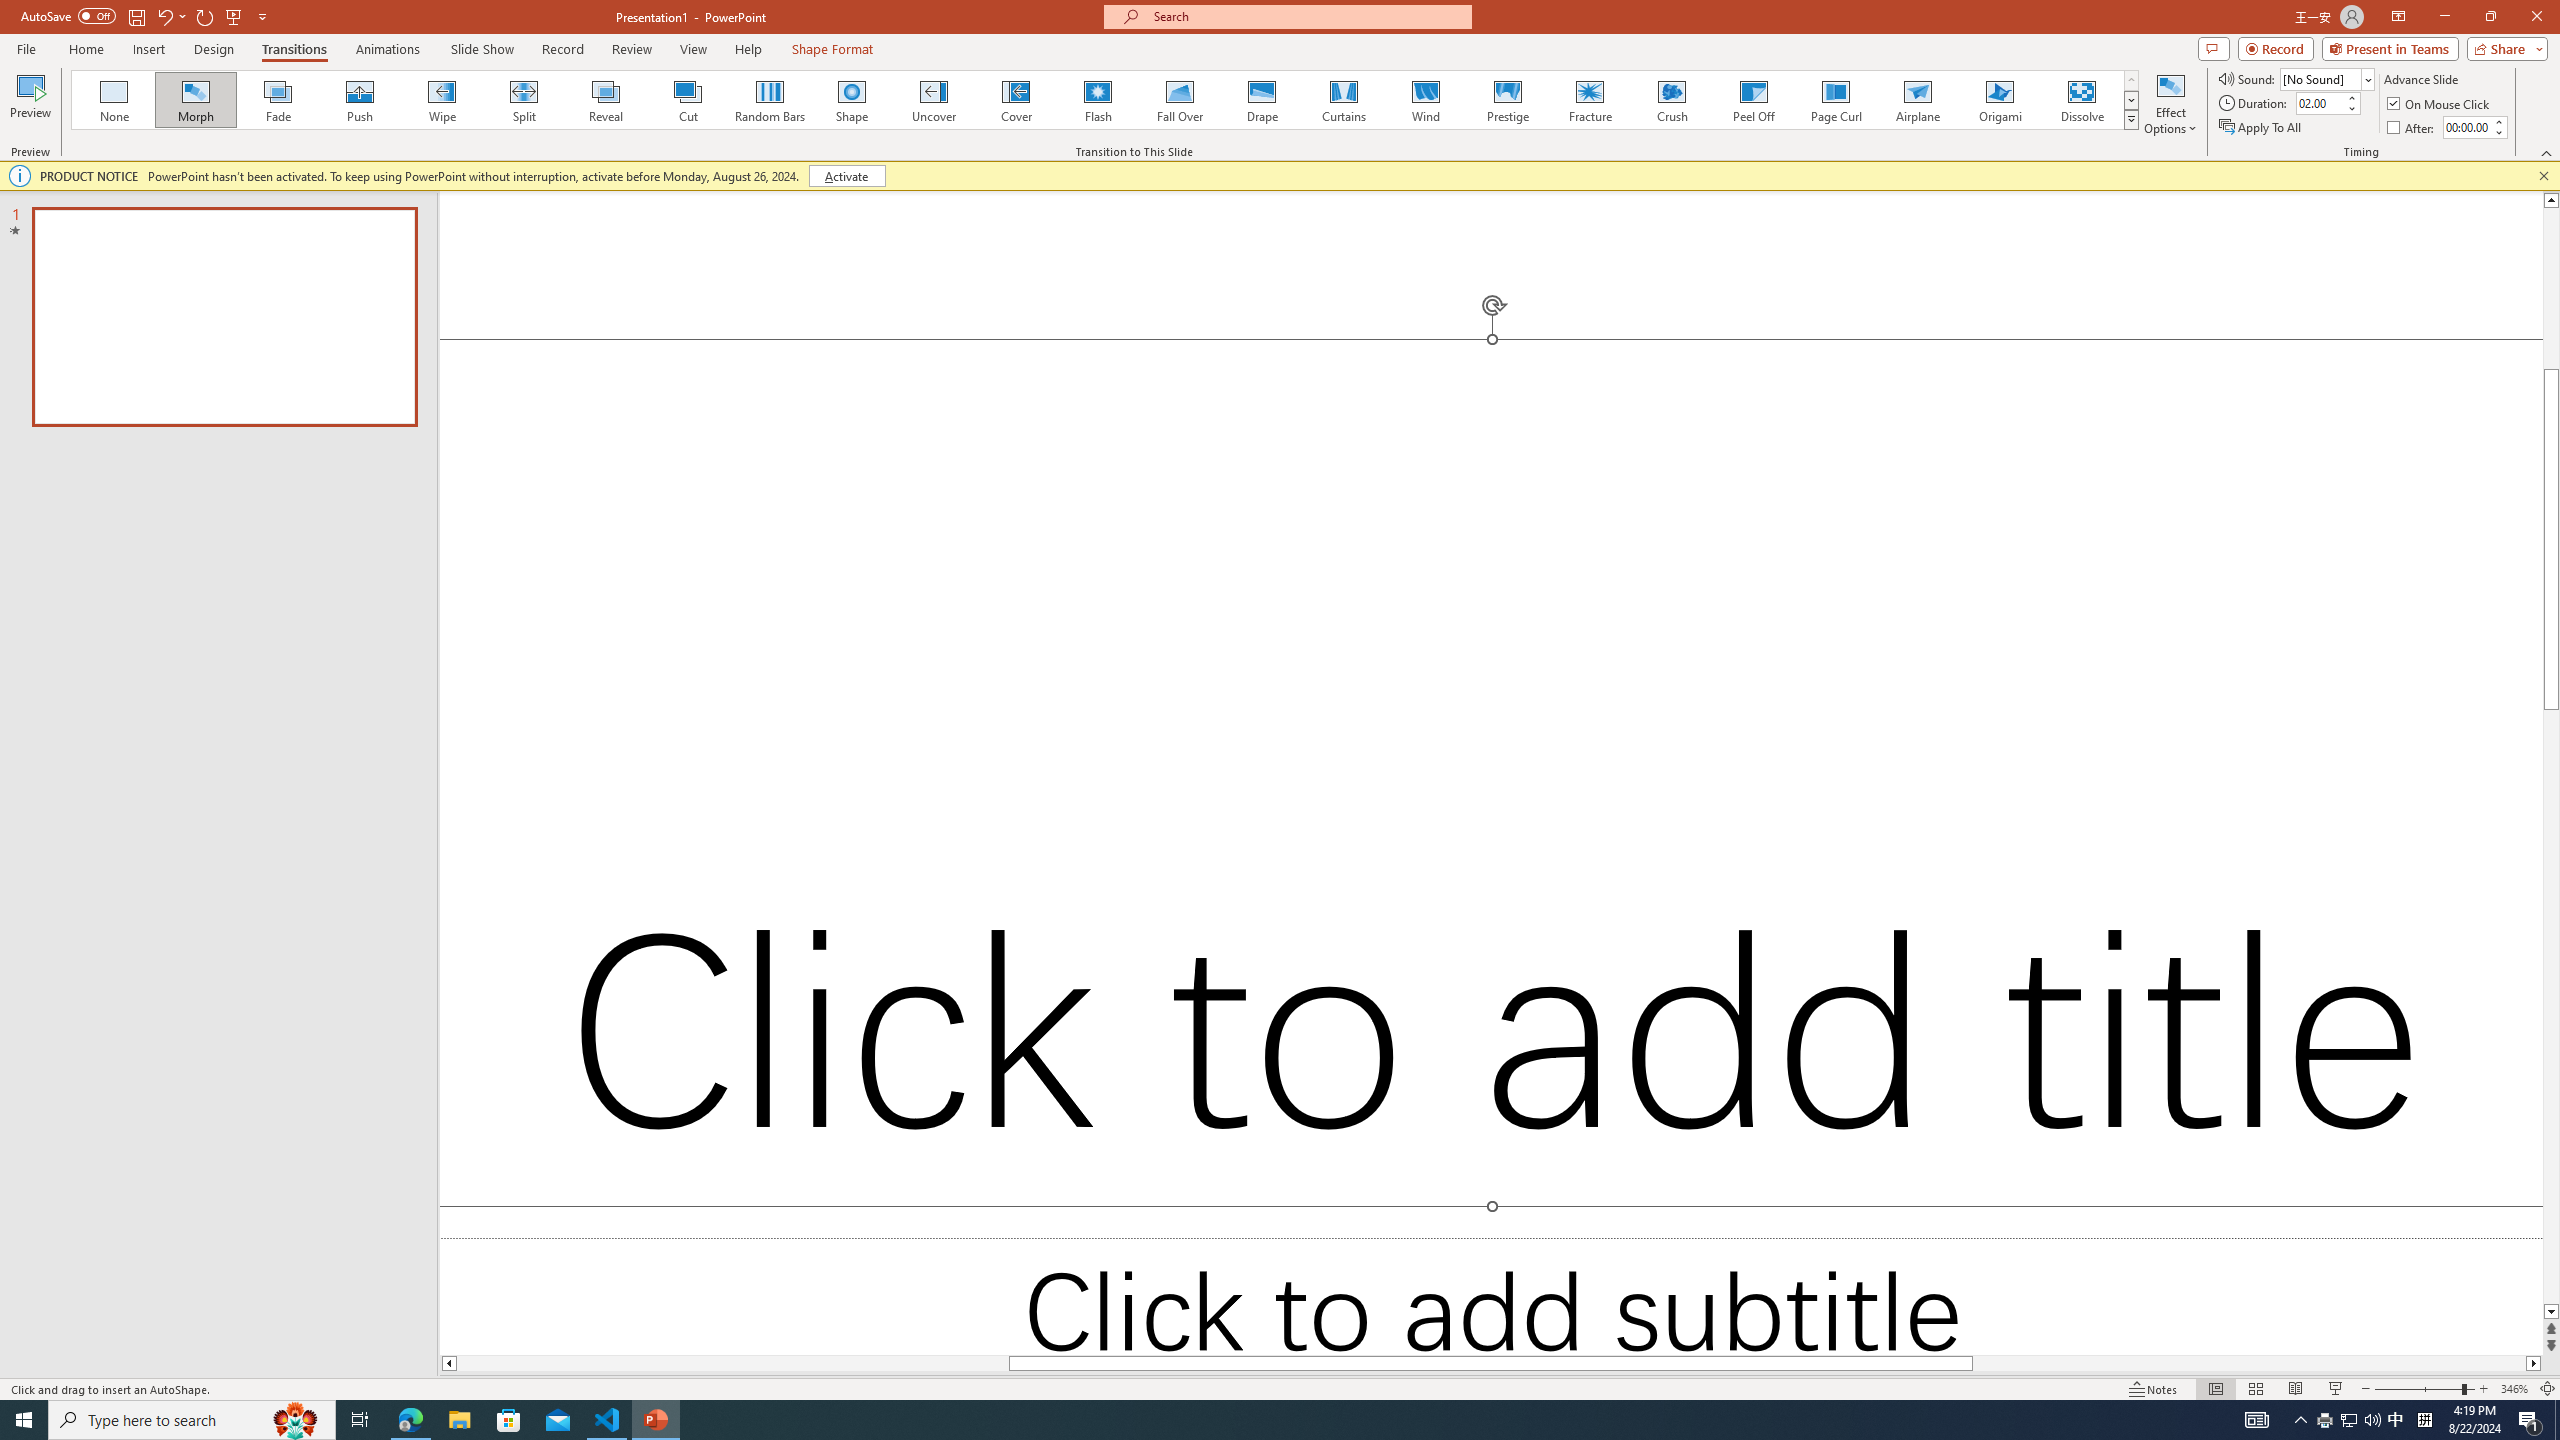  What do you see at coordinates (2319, 102) in the screenshot?
I see `'Duration'` at bounding box center [2319, 102].